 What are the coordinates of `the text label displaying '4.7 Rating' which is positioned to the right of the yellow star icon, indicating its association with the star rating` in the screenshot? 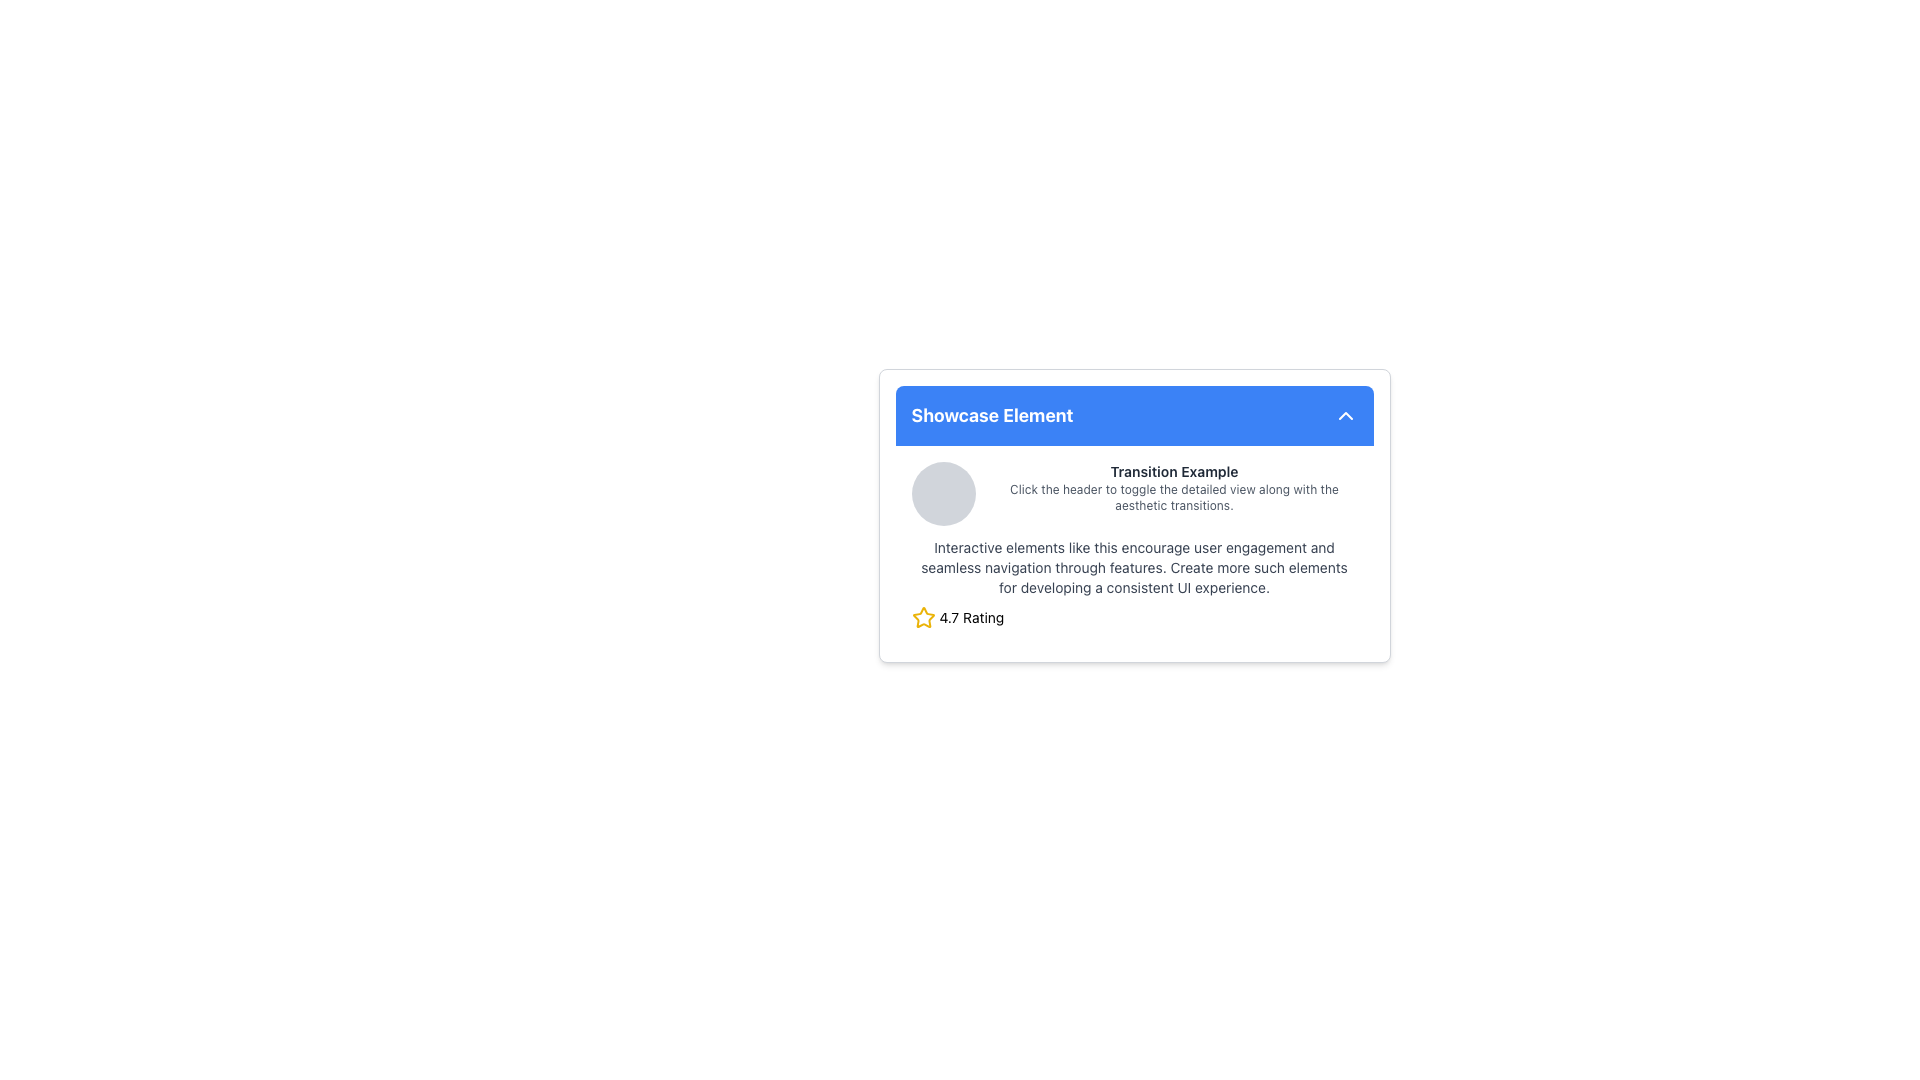 It's located at (971, 616).